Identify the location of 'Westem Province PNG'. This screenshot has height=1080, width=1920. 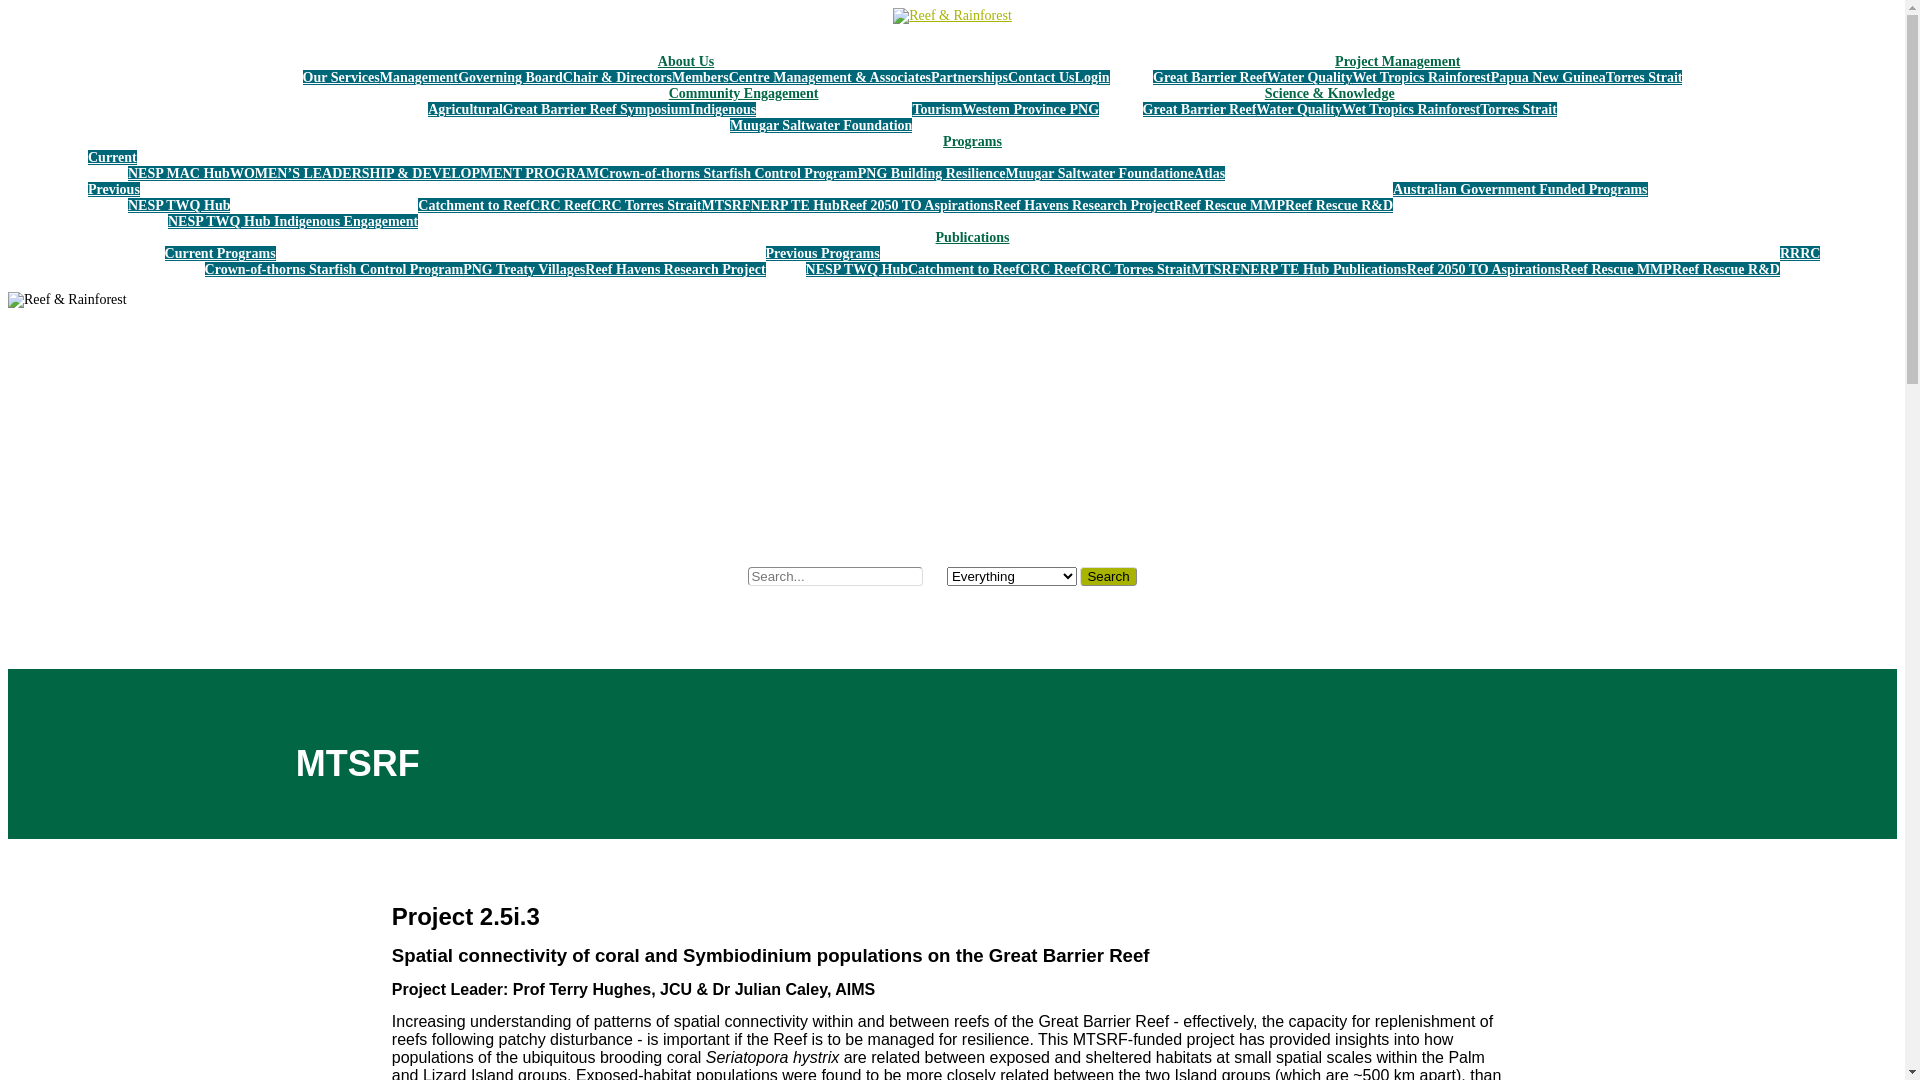
(1030, 109).